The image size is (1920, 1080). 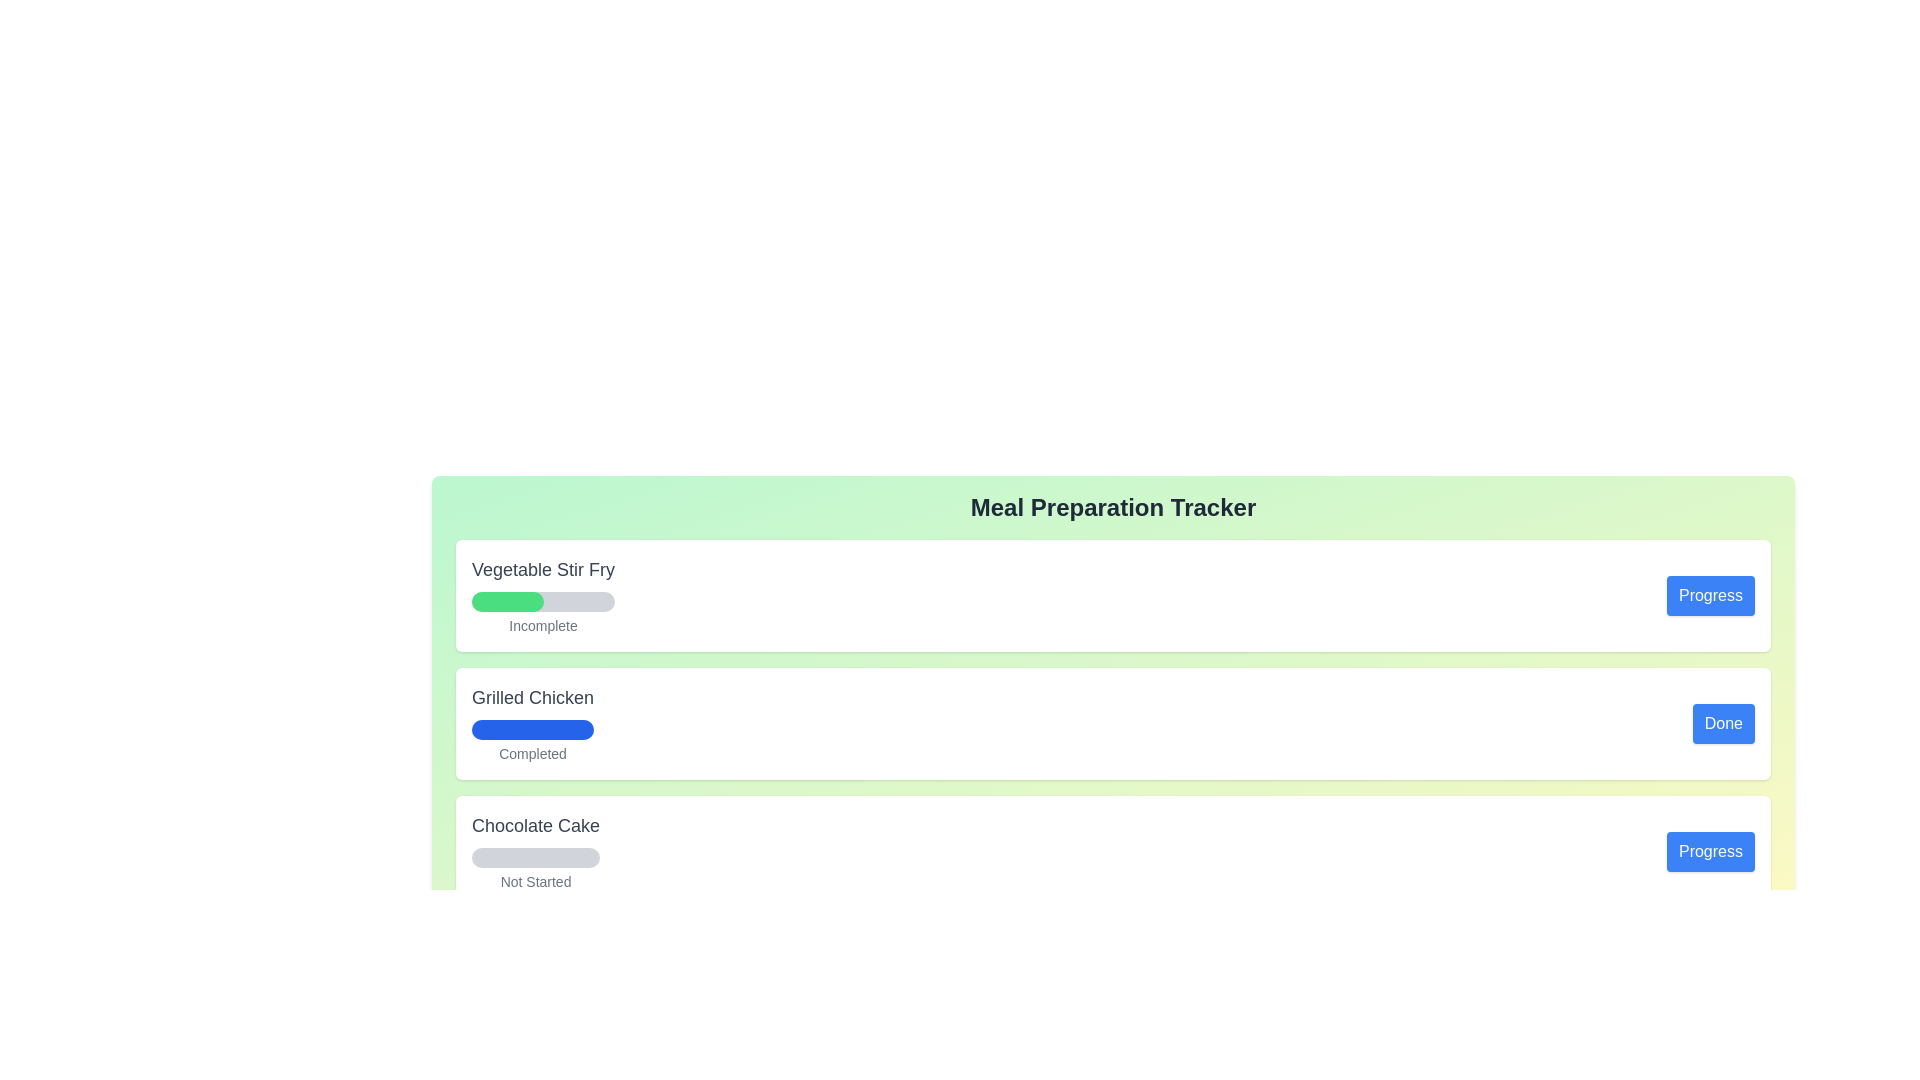 I want to click on the horizontal progress bar, which has a gray background and a green section indicating no progress, located below the text 'Chocolate Cake' and above 'Not Started', so click(x=536, y=856).